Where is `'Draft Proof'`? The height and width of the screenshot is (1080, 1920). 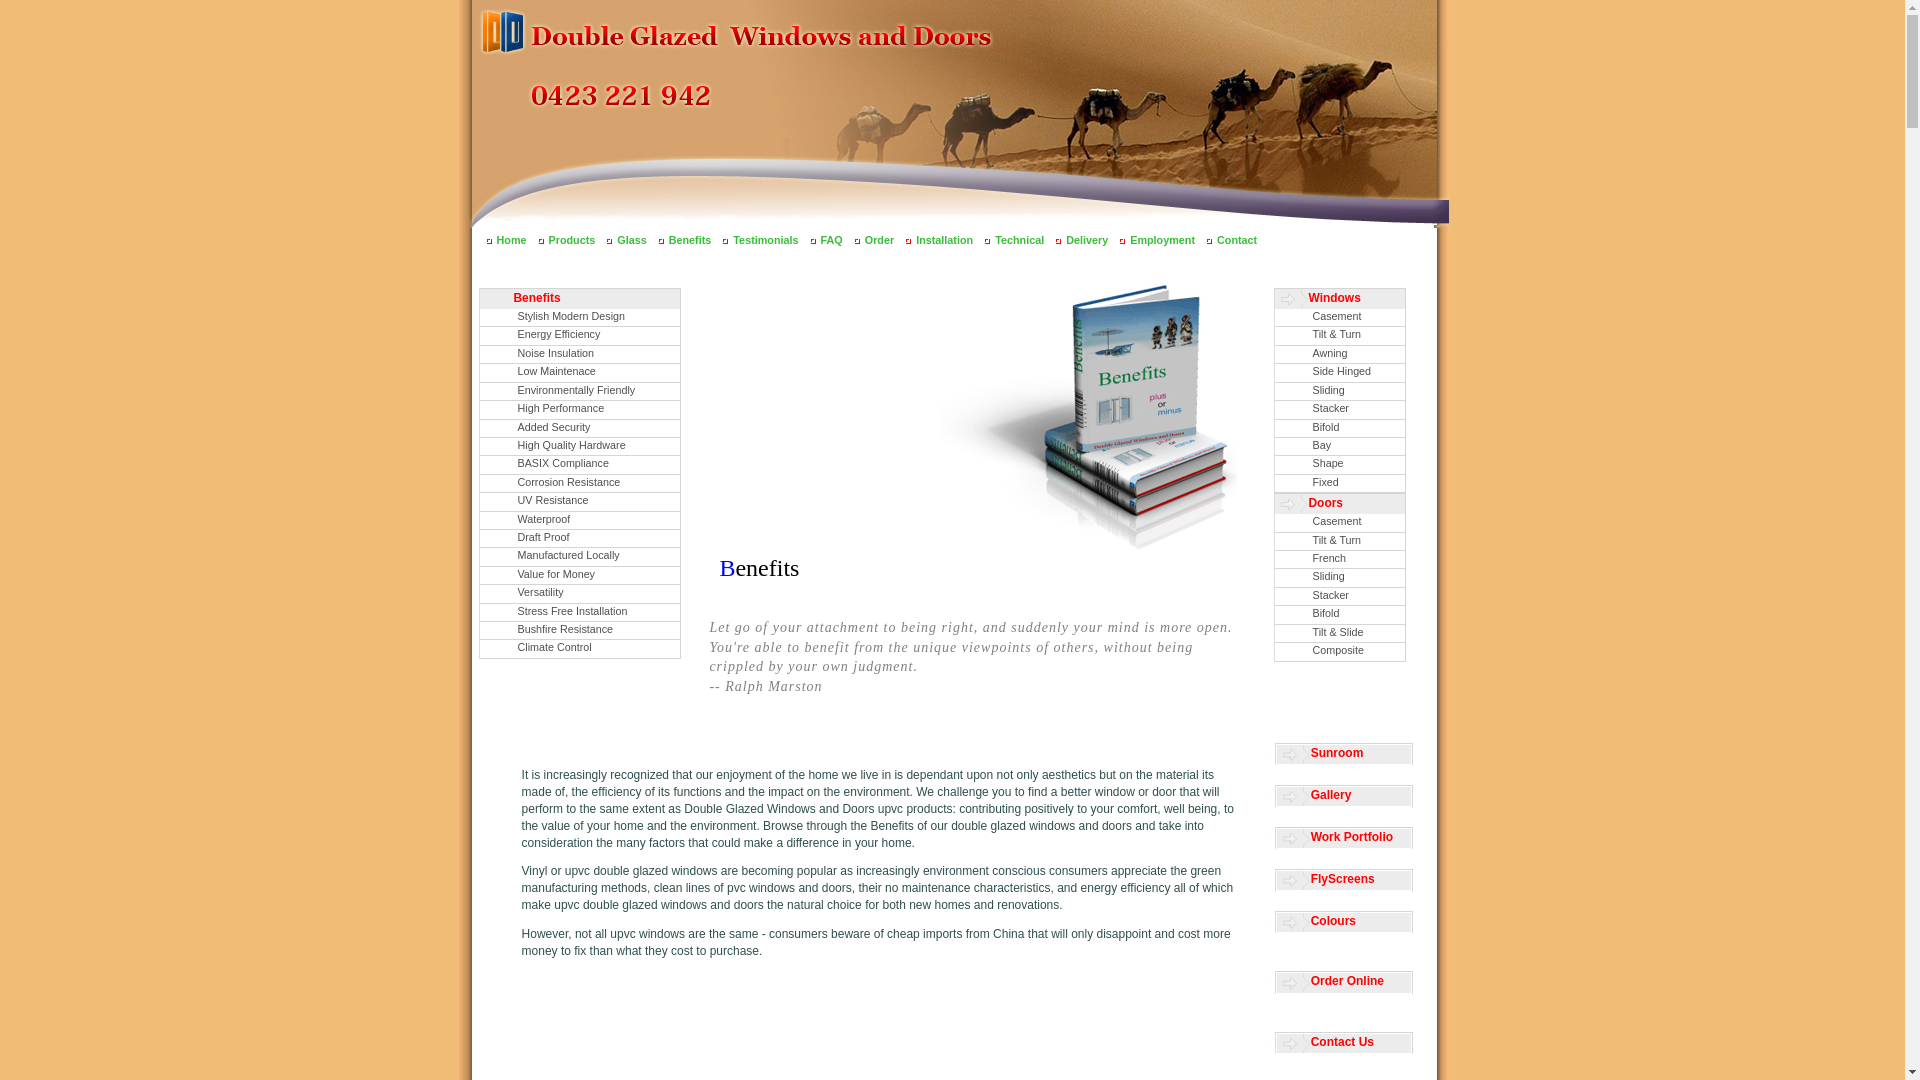
'Draft Proof' is located at coordinates (579, 537).